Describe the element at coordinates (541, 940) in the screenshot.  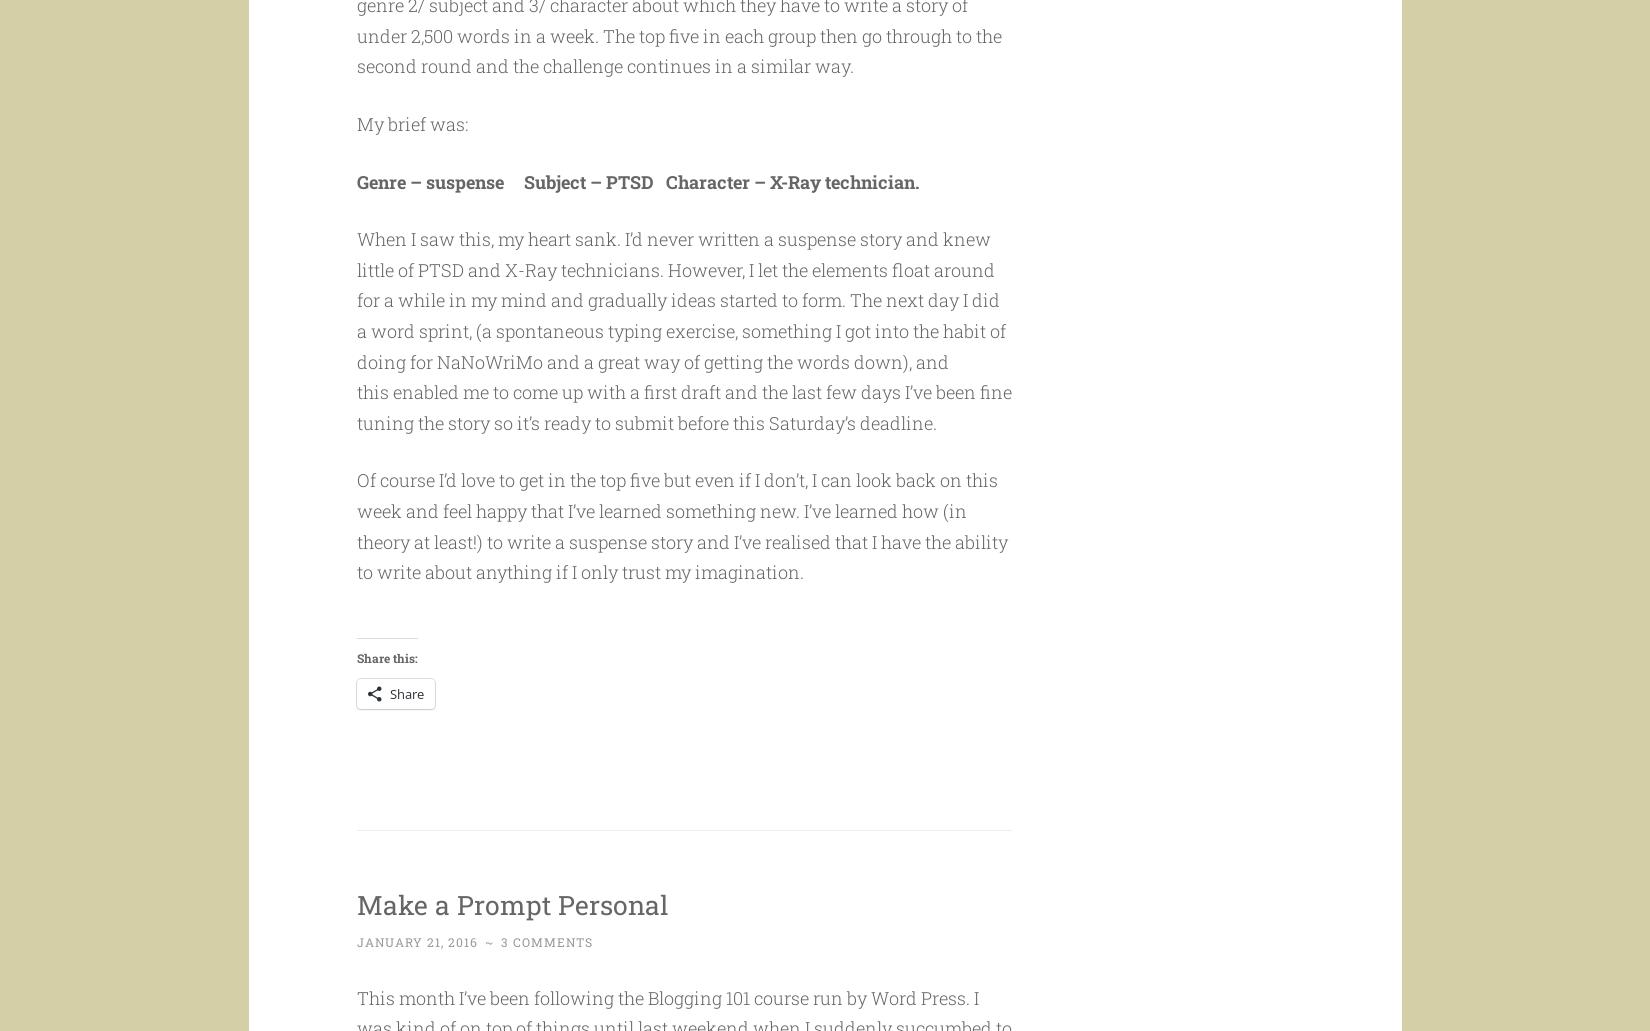
I see `'Make a Prompt Personal'` at that location.